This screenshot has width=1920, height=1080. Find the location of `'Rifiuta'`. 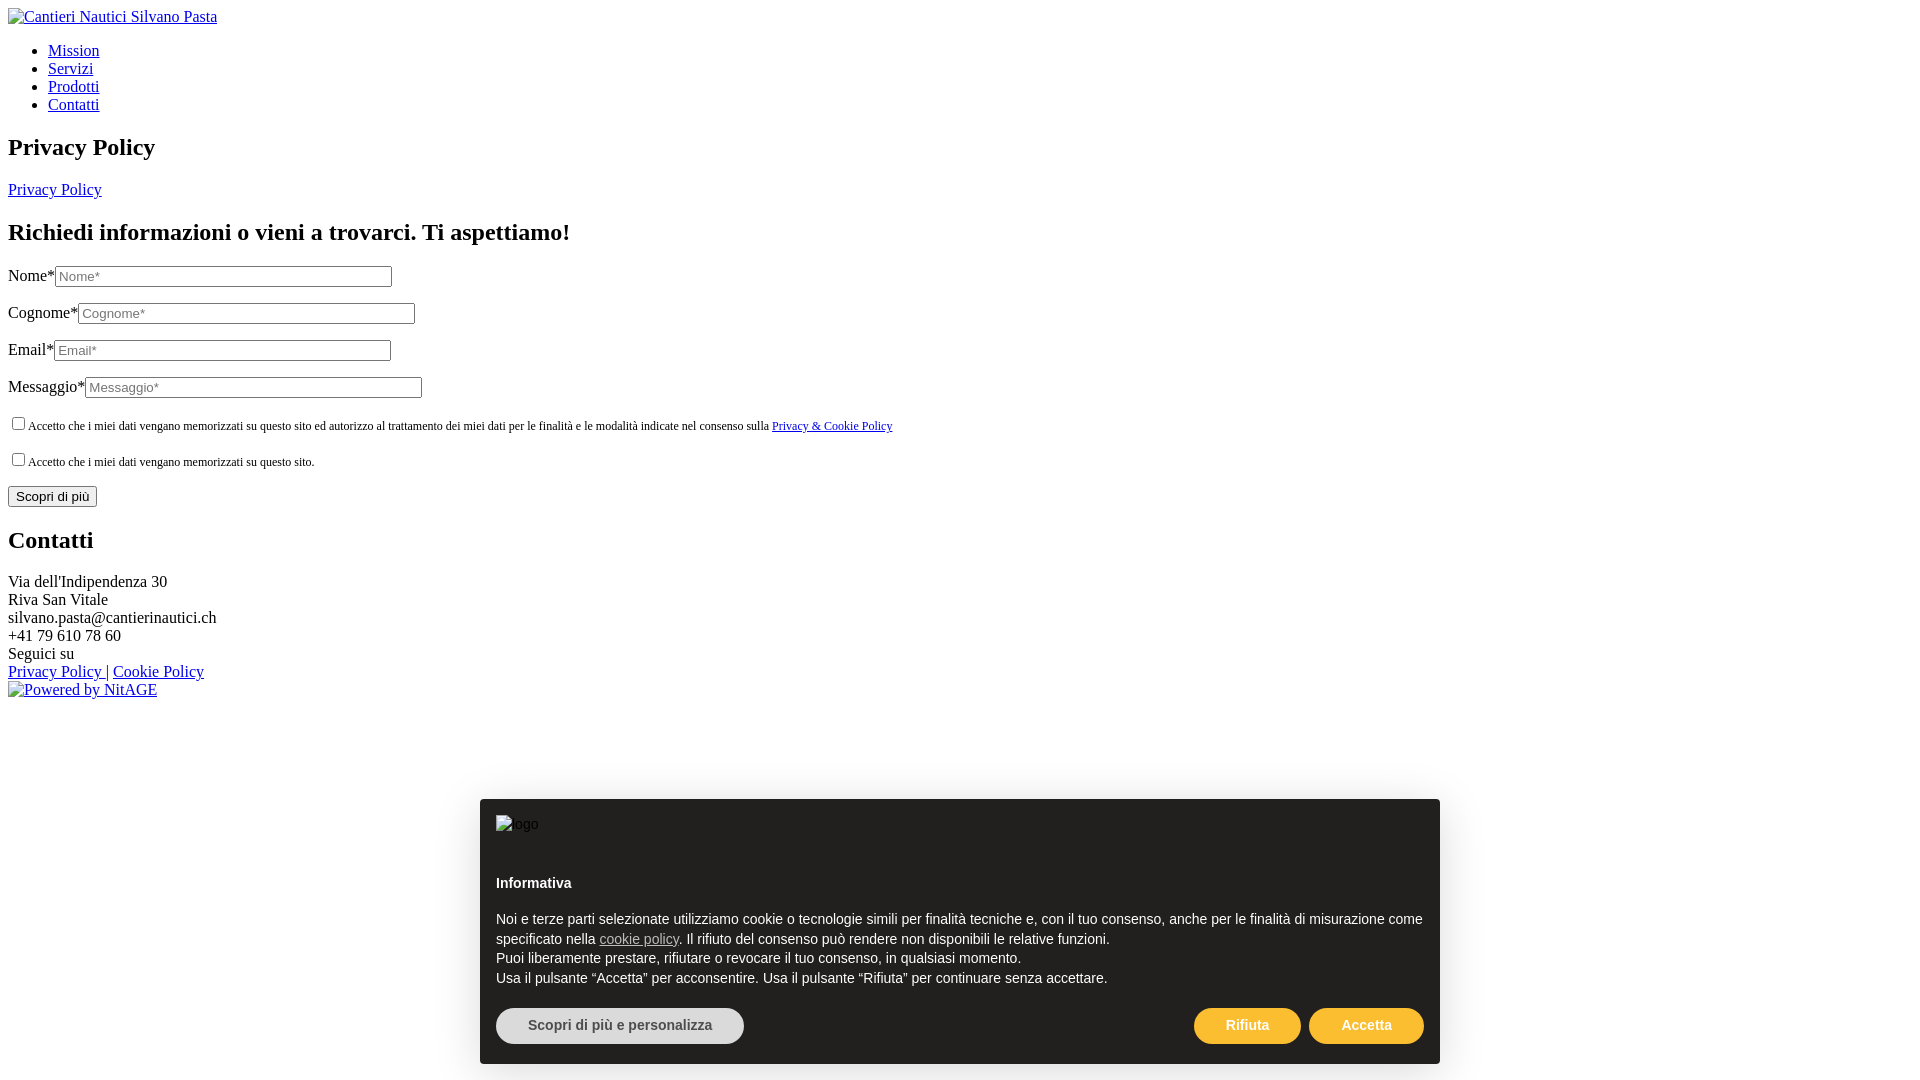

'Rifiuta' is located at coordinates (1247, 1026).